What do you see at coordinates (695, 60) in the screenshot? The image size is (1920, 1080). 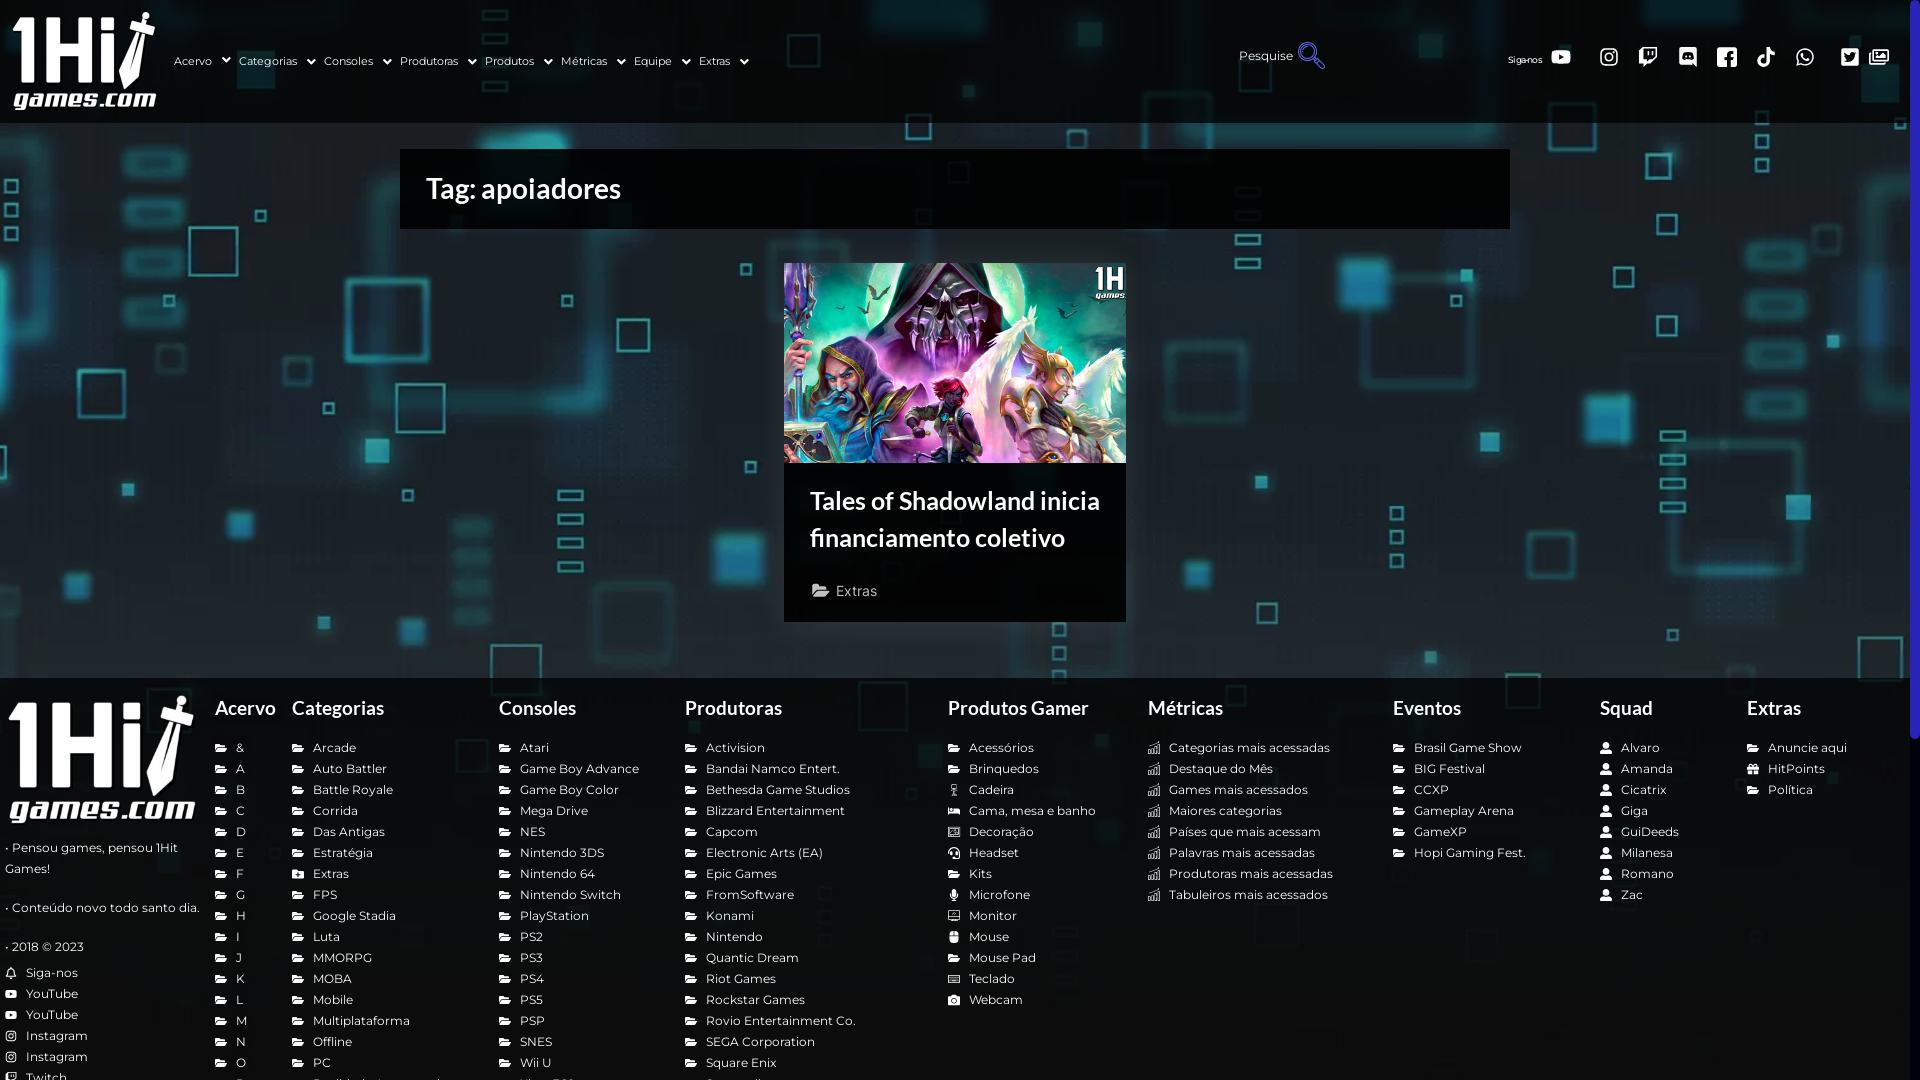 I see `'Extras'` at bounding box center [695, 60].